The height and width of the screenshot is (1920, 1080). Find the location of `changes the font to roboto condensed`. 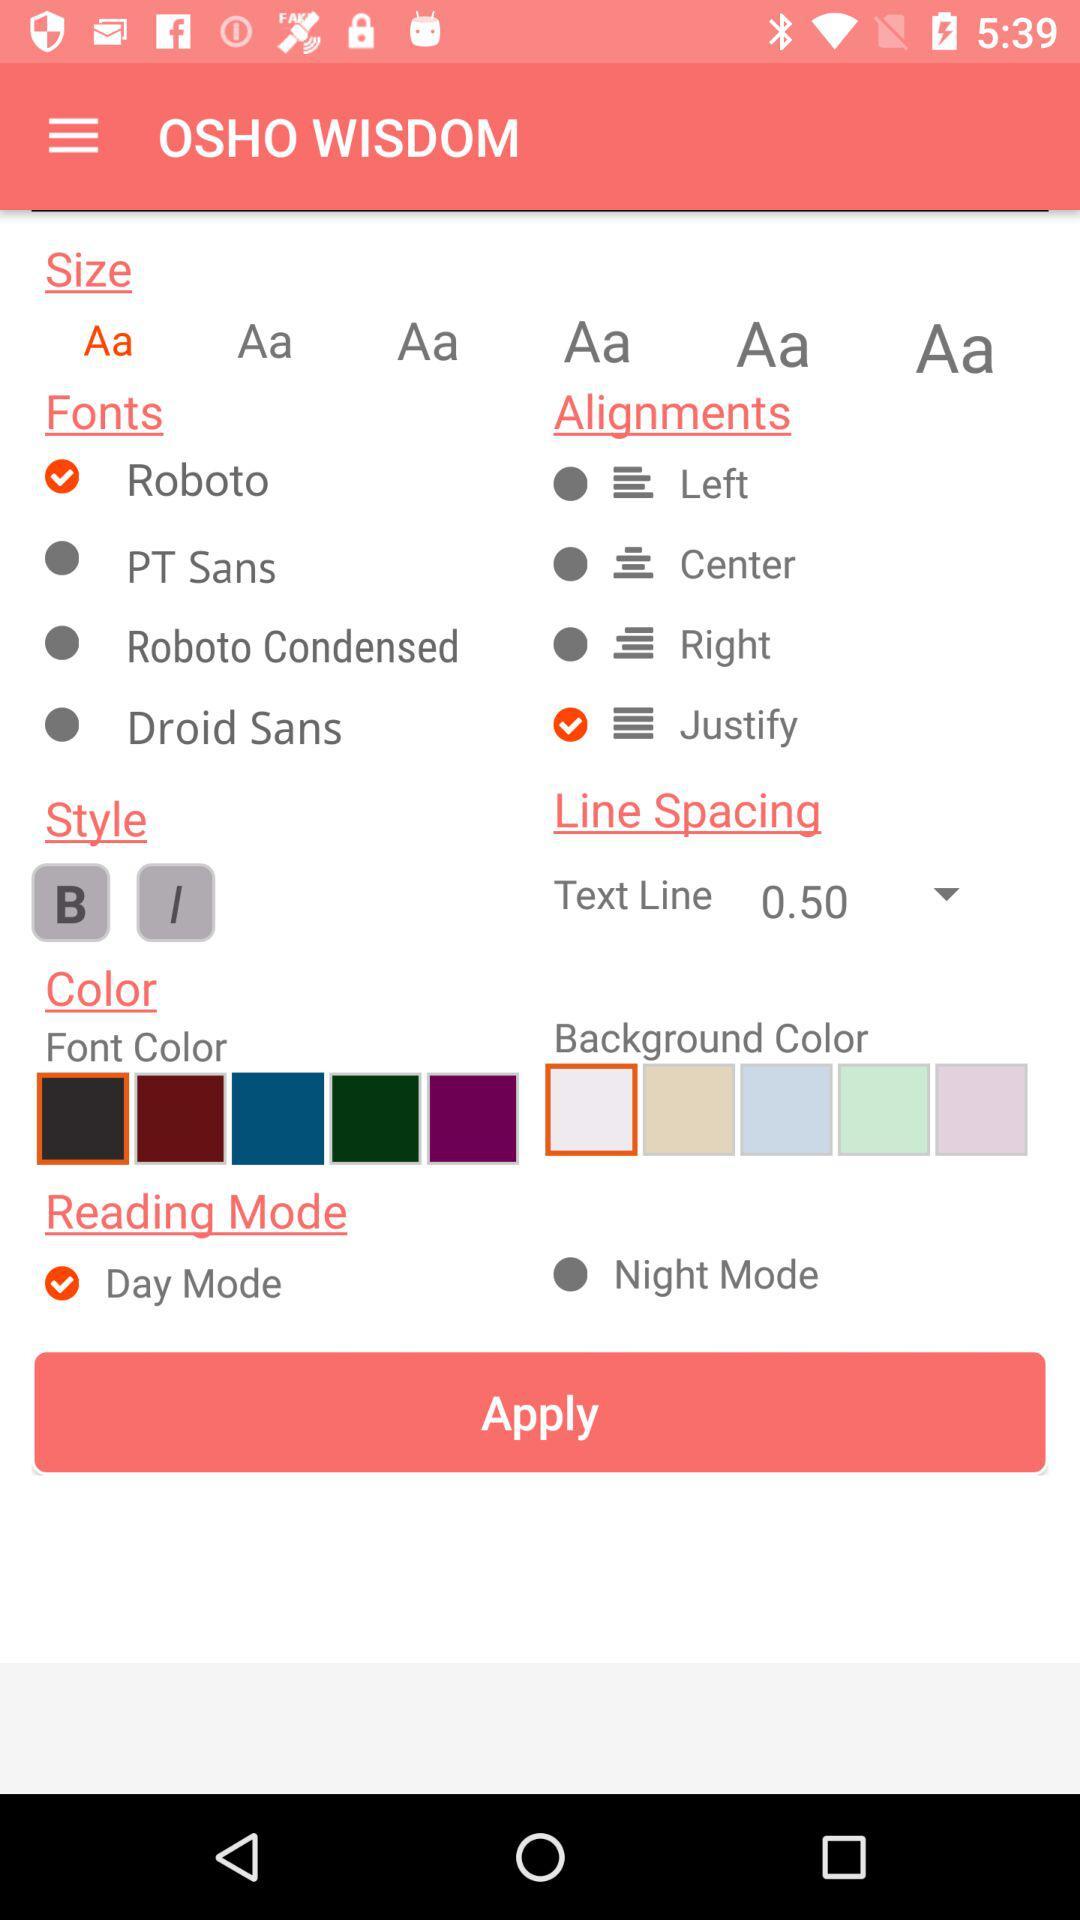

changes the font to roboto condensed is located at coordinates (315, 649).